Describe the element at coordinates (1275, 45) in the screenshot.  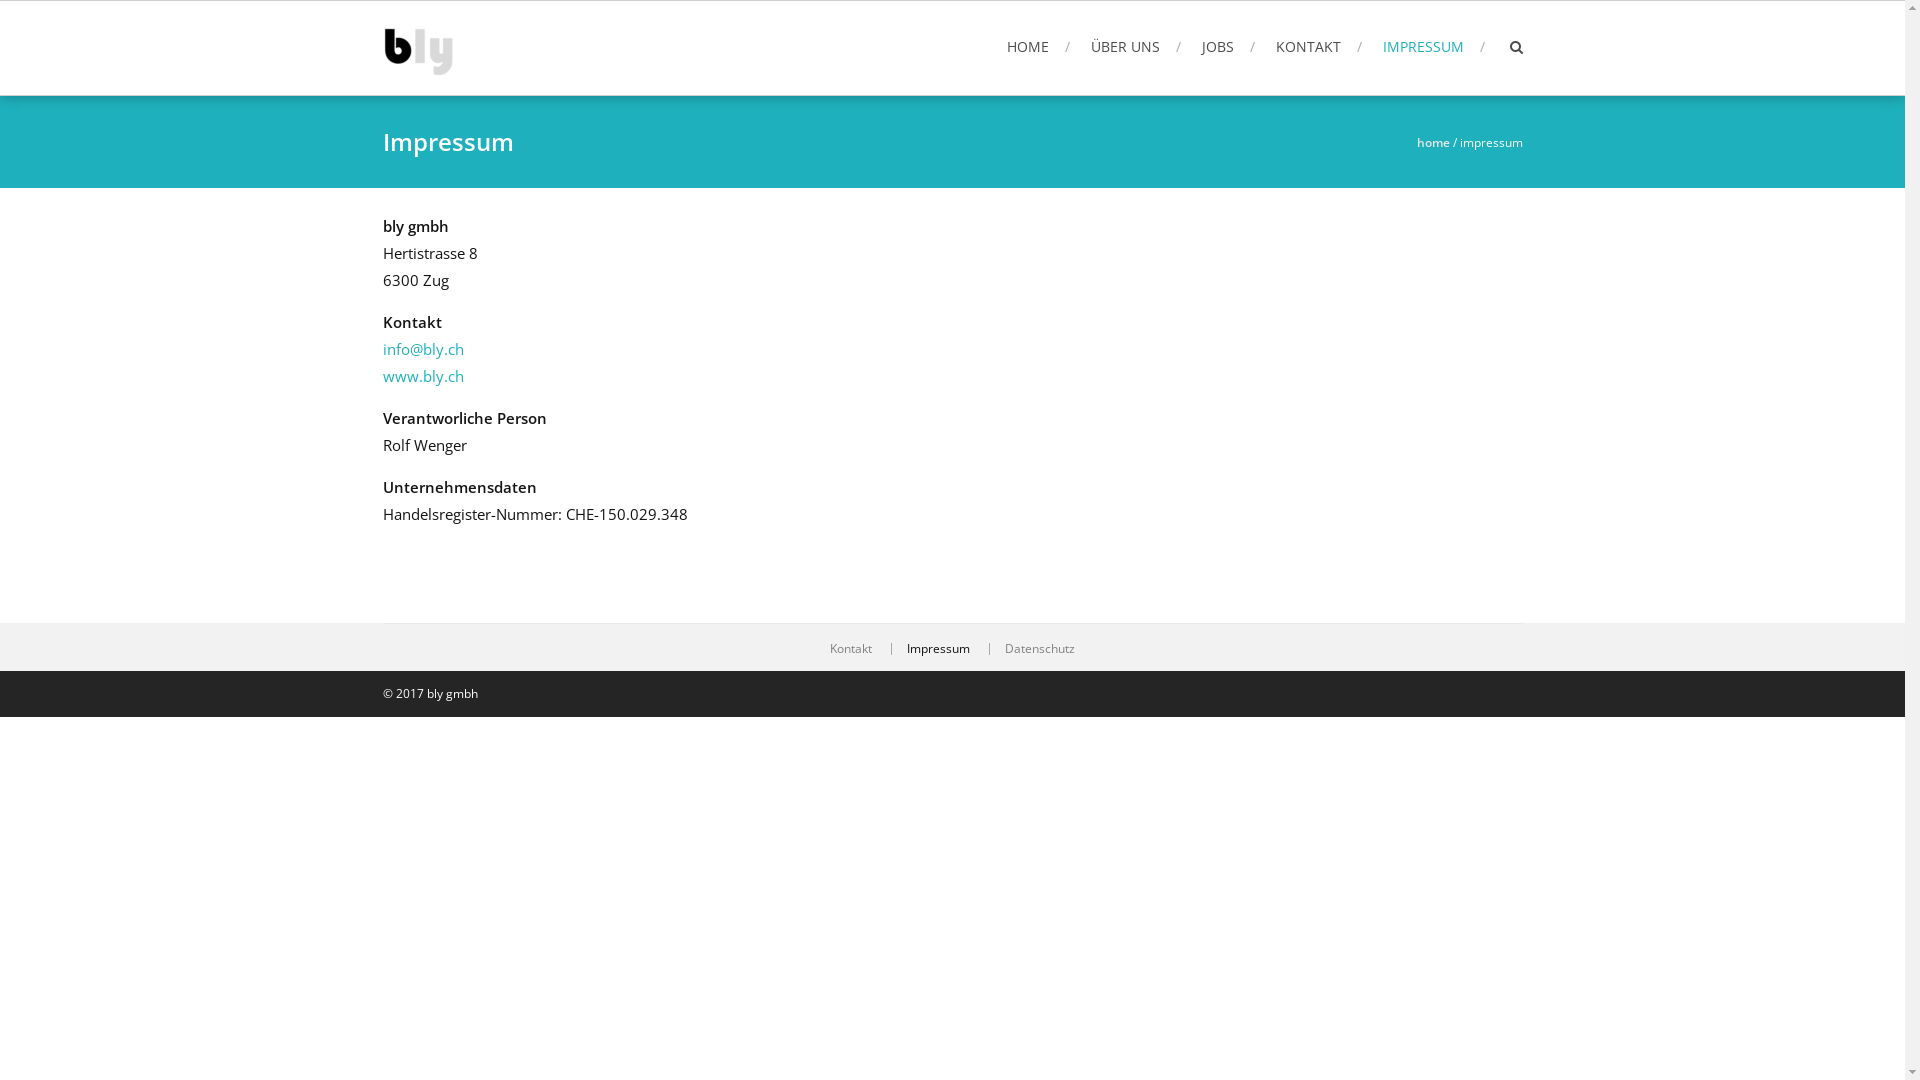
I see `'KONTAKT'` at that location.